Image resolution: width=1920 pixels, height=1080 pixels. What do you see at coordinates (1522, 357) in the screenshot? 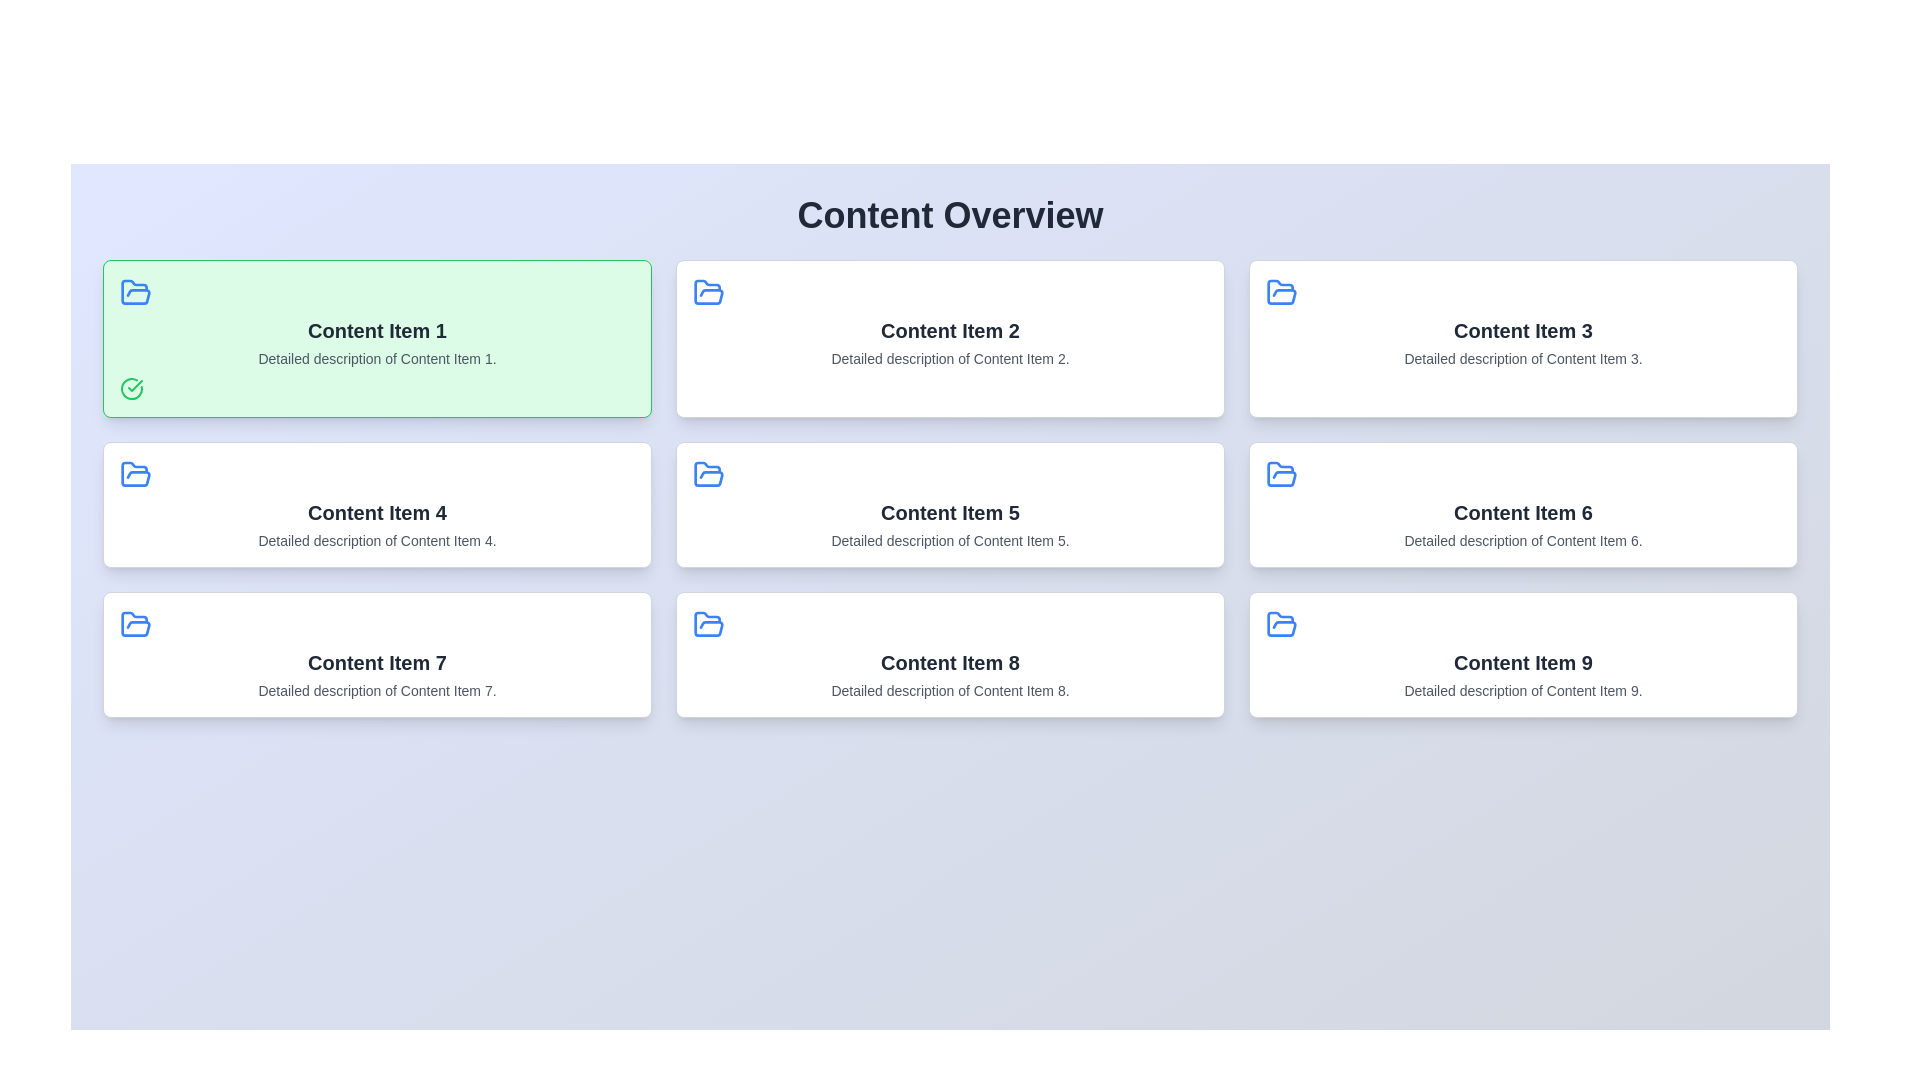
I see `the descriptive text label that reads 'Detailed description of Content Item 3.' located beneath the title 'Content Item 3' in the card-style layout` at bounding box center [1522, 357].